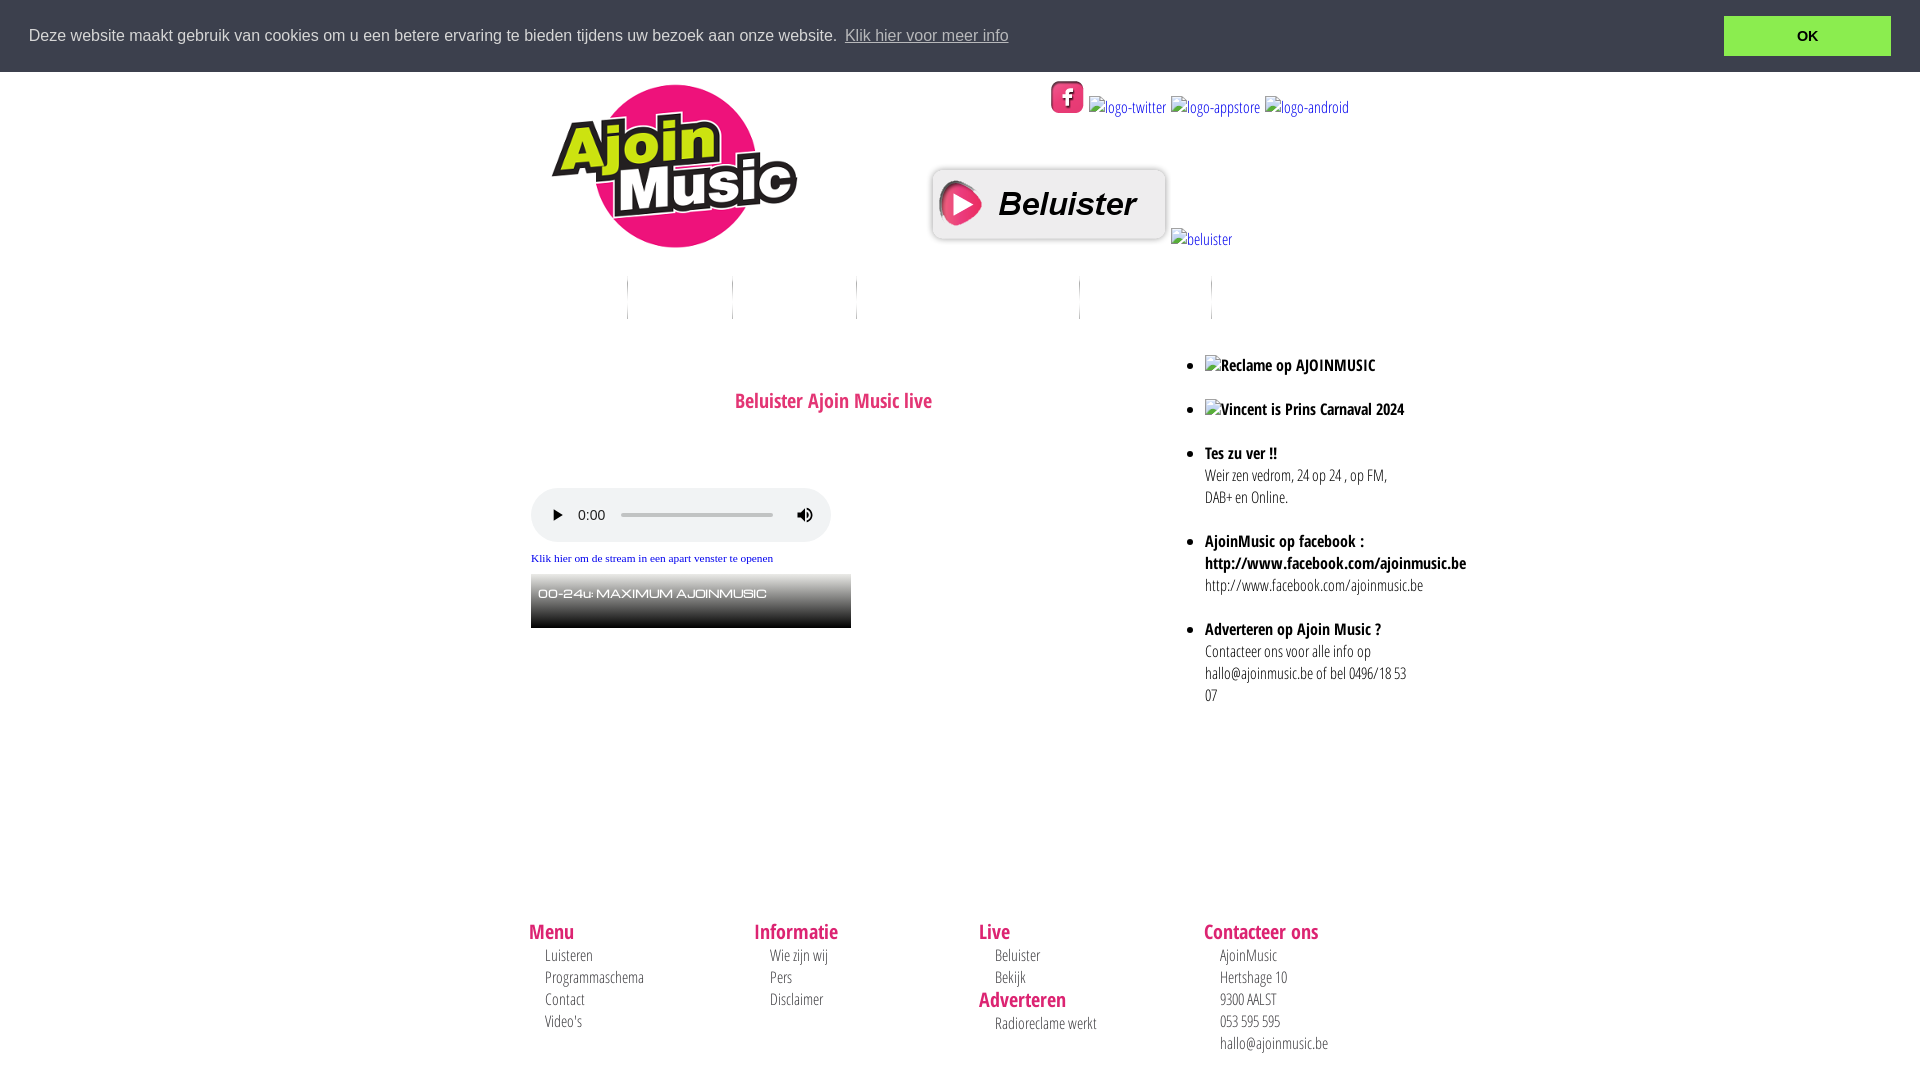 This screenshot has height=1080, width=1920. I want to click on 'Bekijk', so click(1010, 975).